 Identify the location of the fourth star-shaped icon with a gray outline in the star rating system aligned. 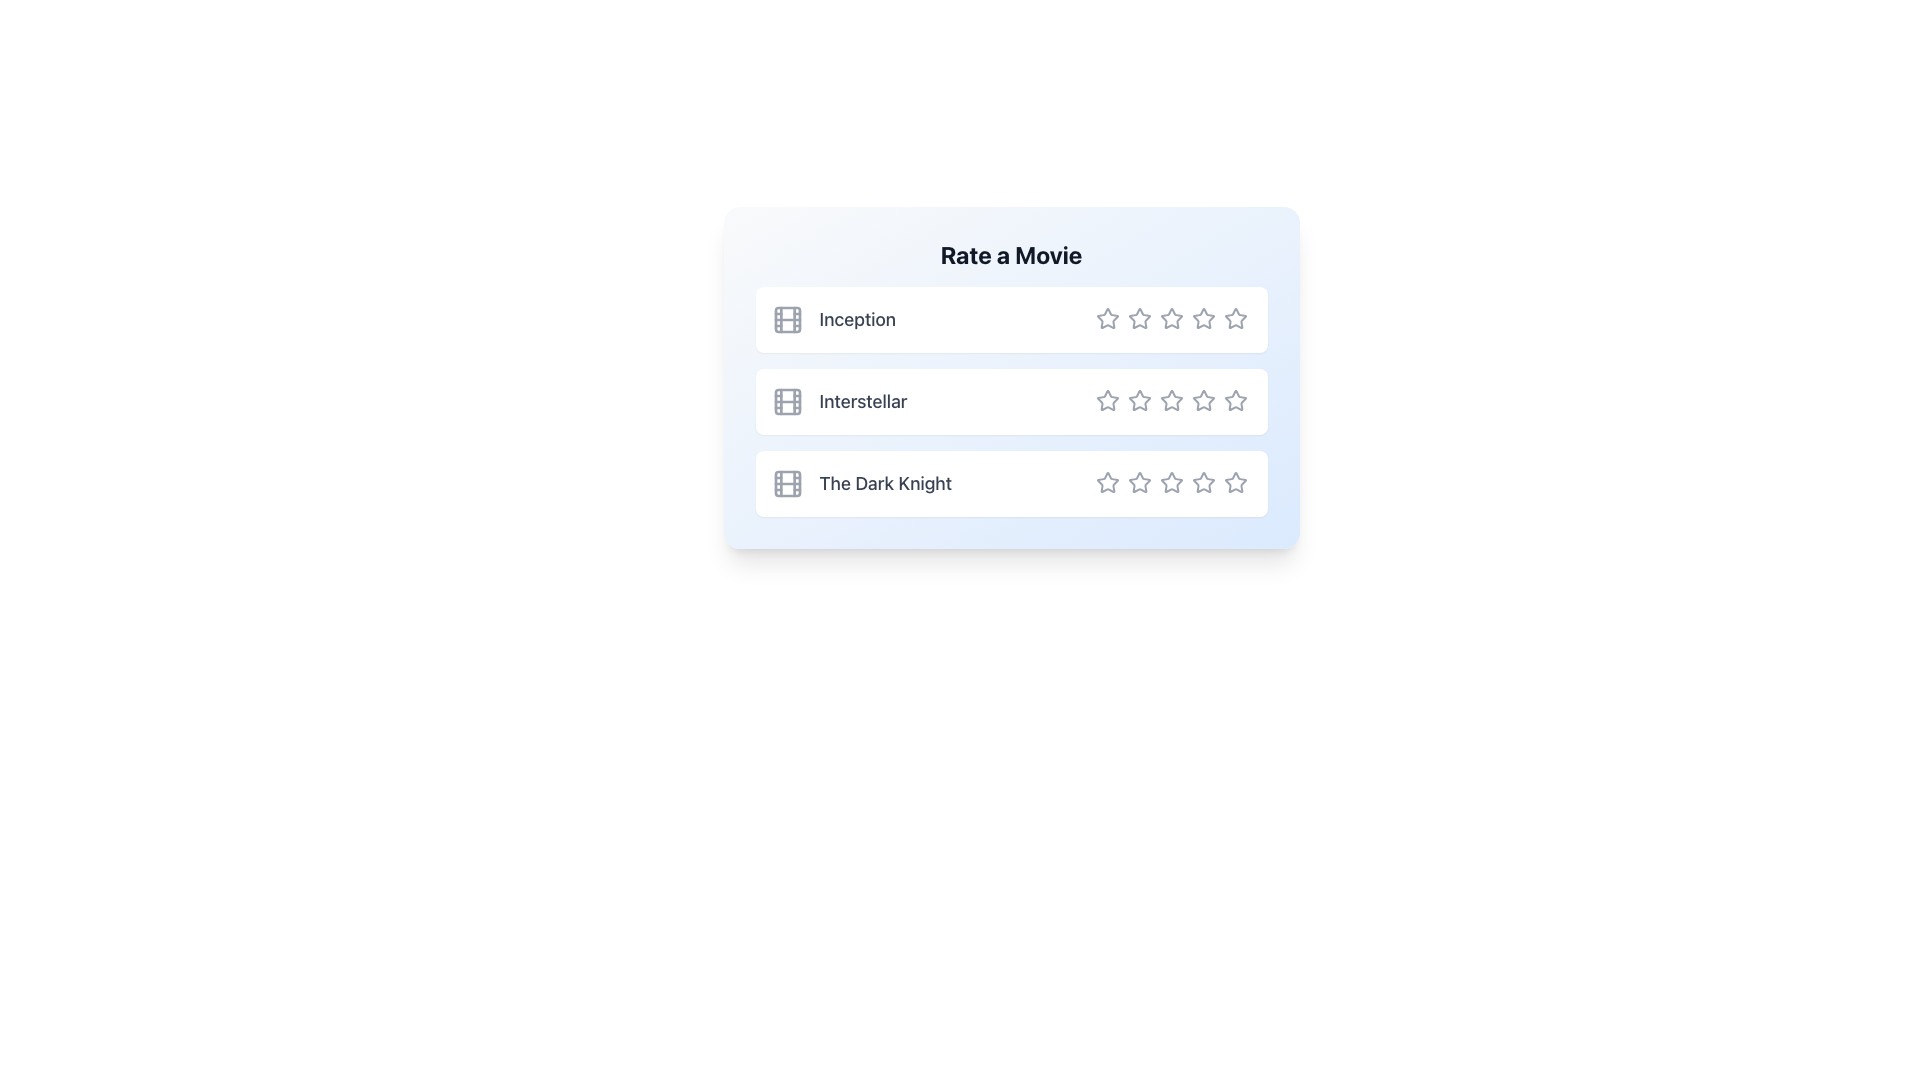
(1202, 482).